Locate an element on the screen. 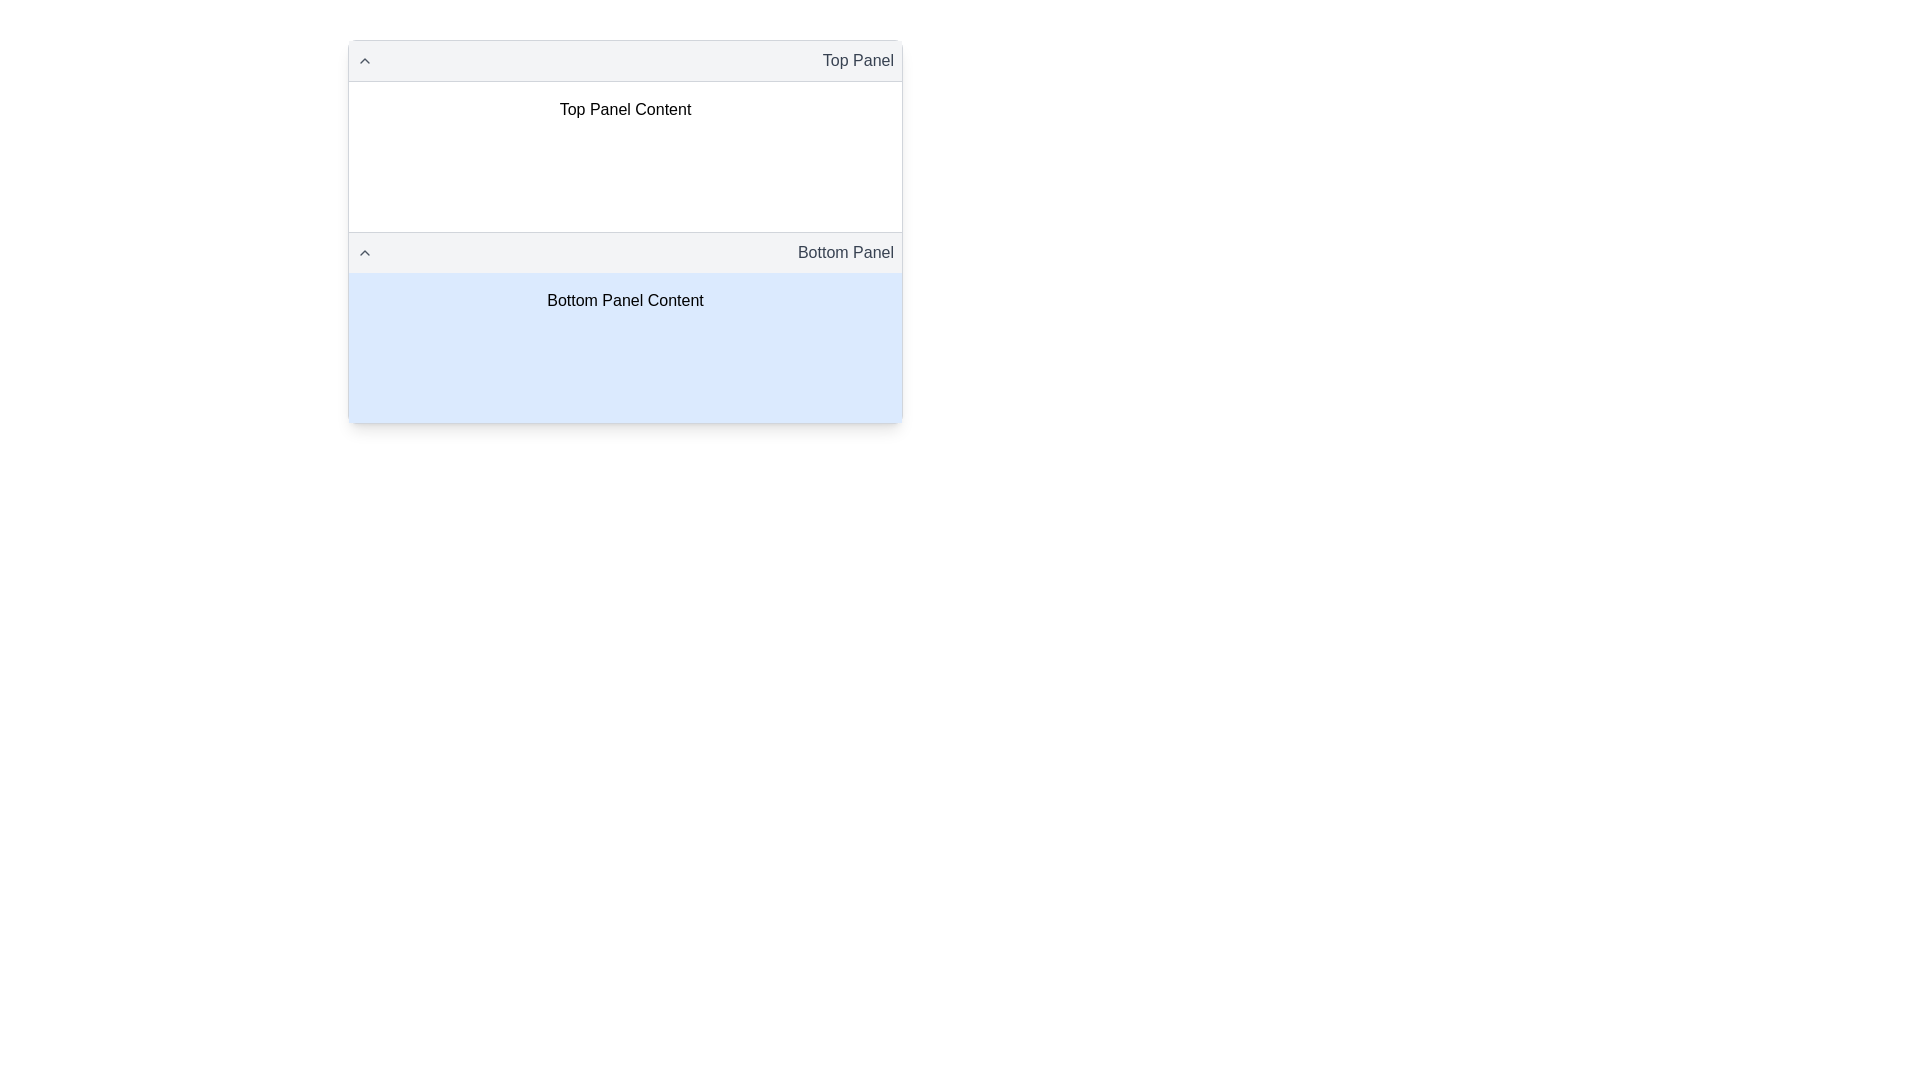 This screenshot has height=1080, width=1920. the 'Top Panel' text label, which is styled with a medium-weight font and gray color, located at the far right of the header section is located at coordinates (858, 60).